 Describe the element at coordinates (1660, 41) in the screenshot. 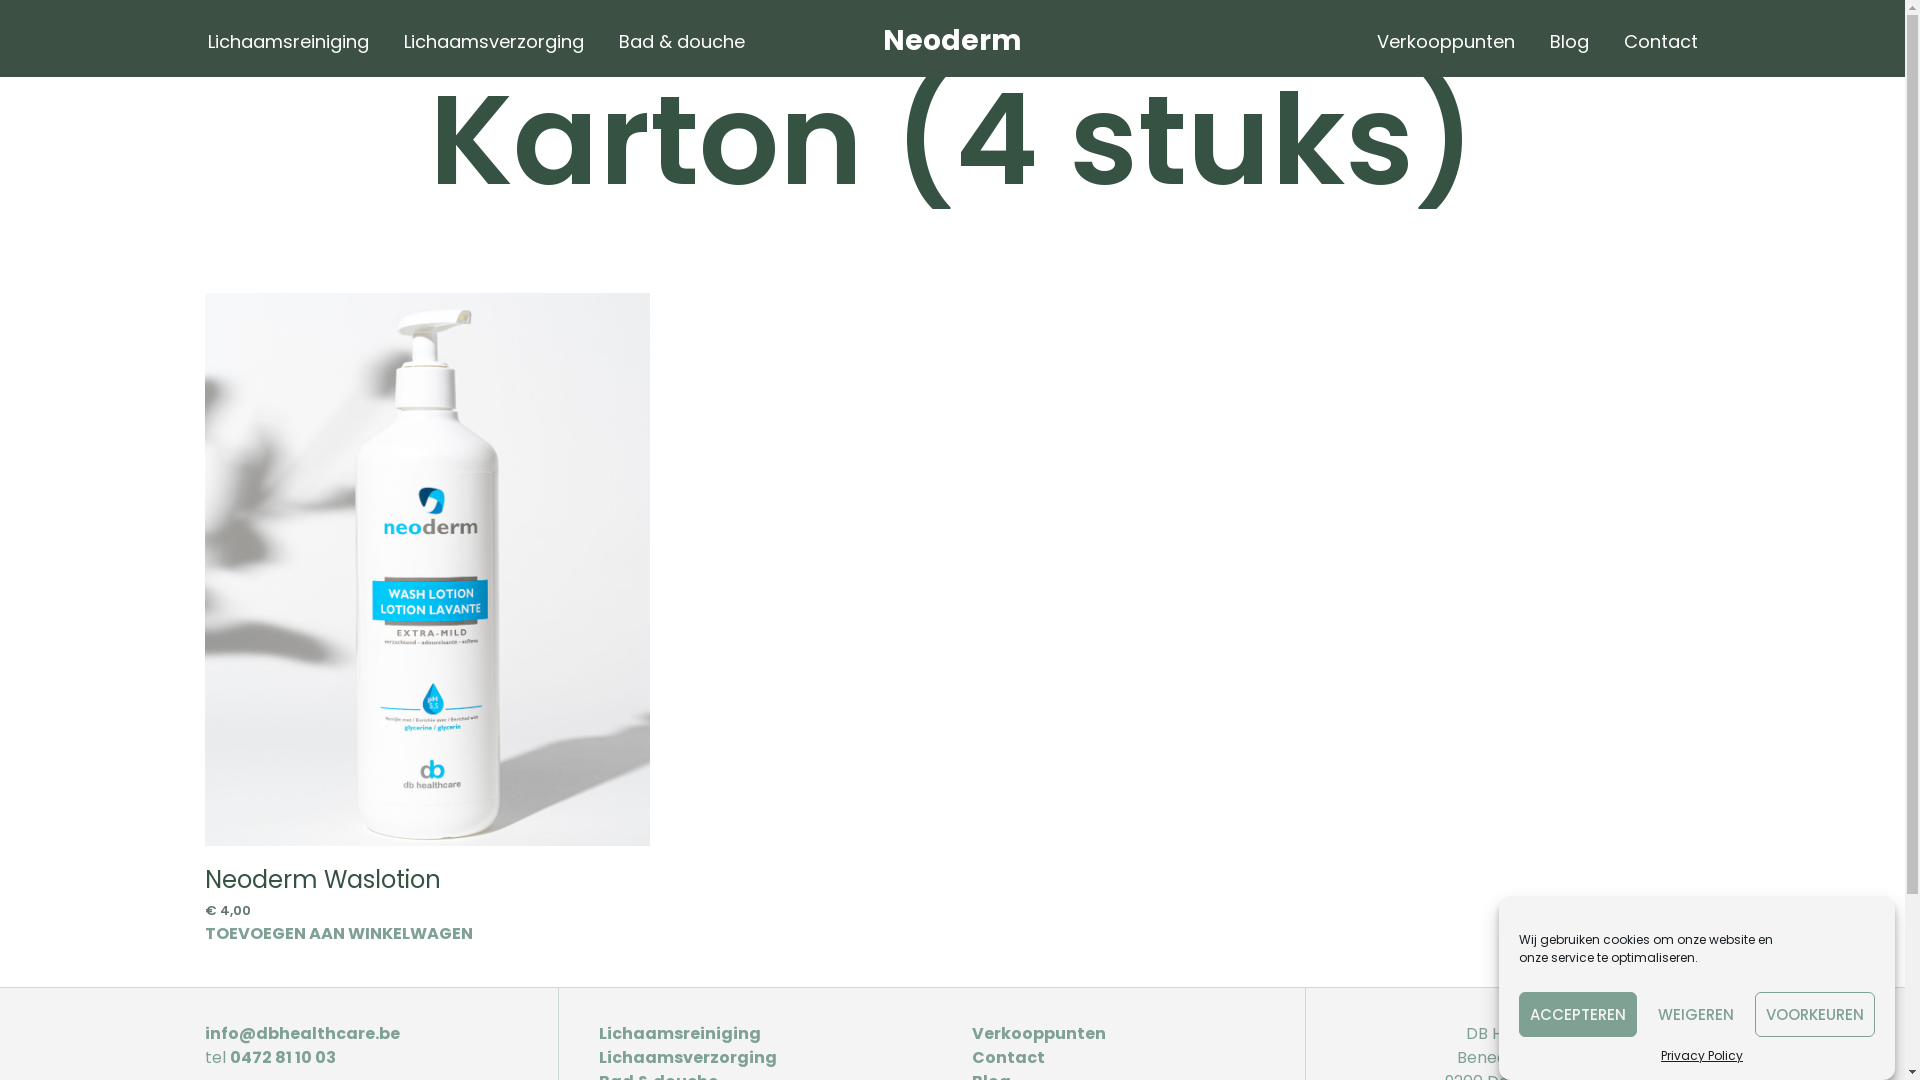

I see `'Contact'` at that location.